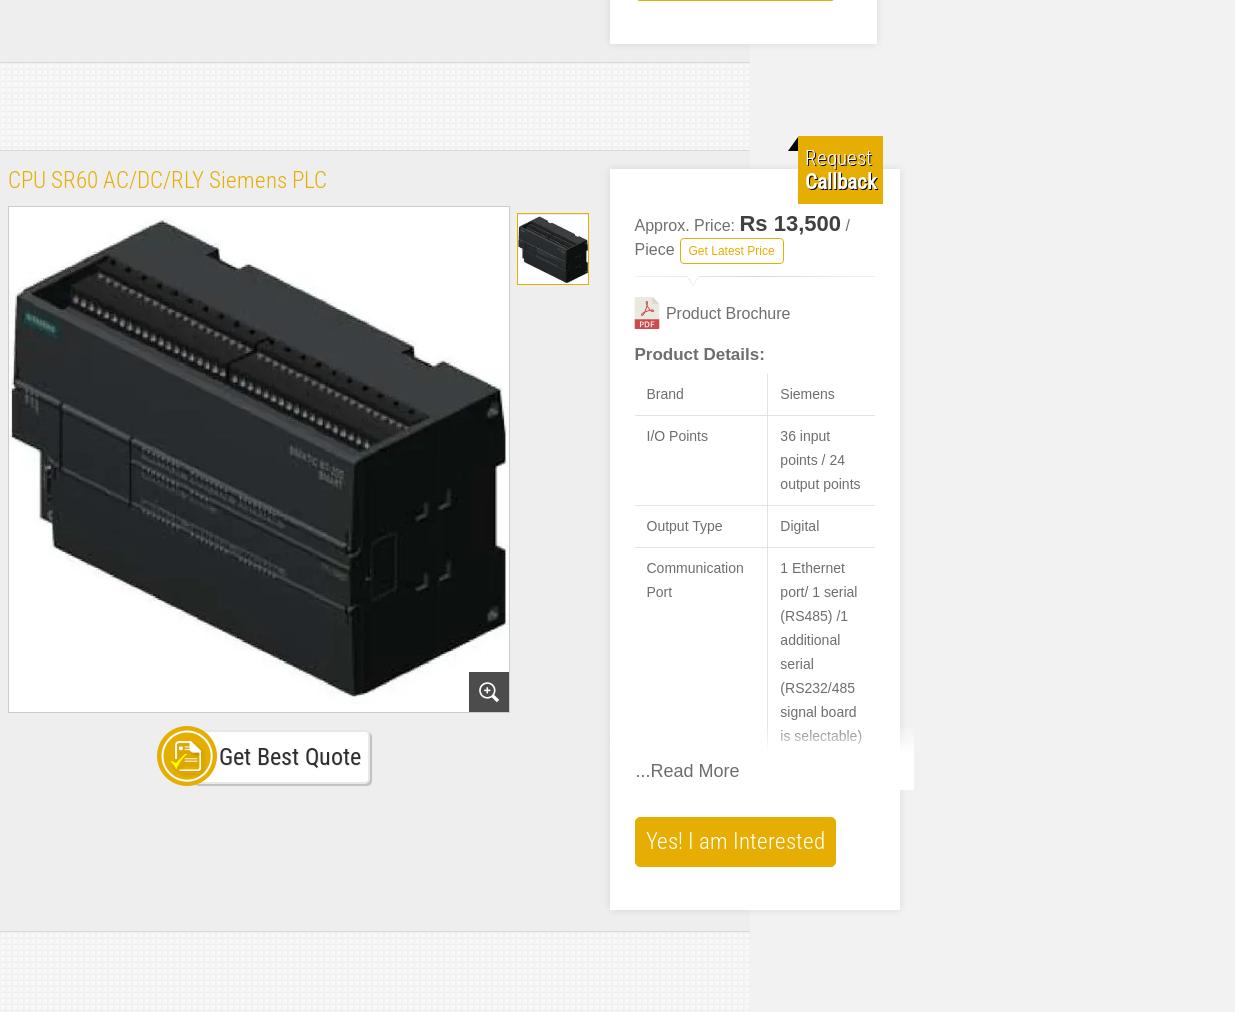 This screenshot has height=1012, width=1235. I want to click on 'Built-in with 8 high-speed input points (2 points for 100kHz, 6 points for 10kHz) and supports U/D, U/D Dir, A/B counting modes', so click(756, 443).